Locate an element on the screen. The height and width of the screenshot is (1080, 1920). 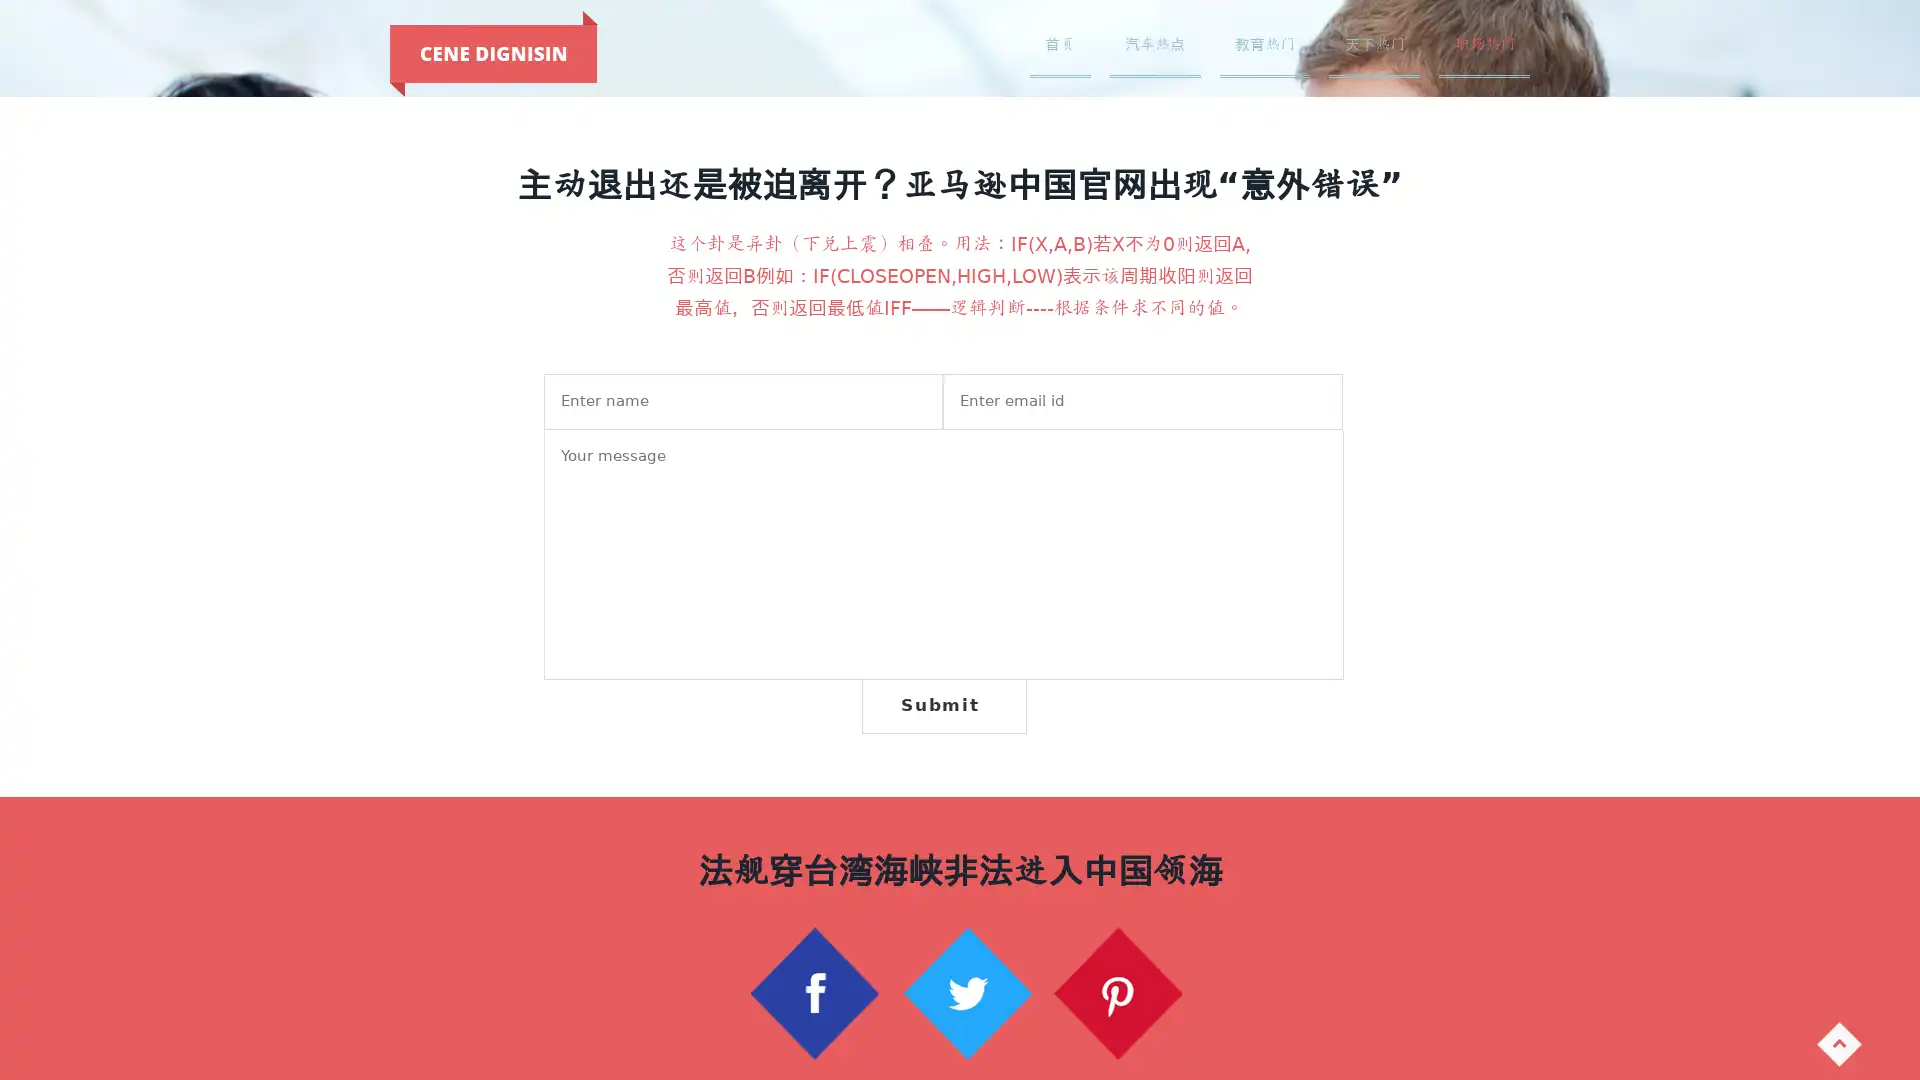
Submit is located at coordinates (942, 704).